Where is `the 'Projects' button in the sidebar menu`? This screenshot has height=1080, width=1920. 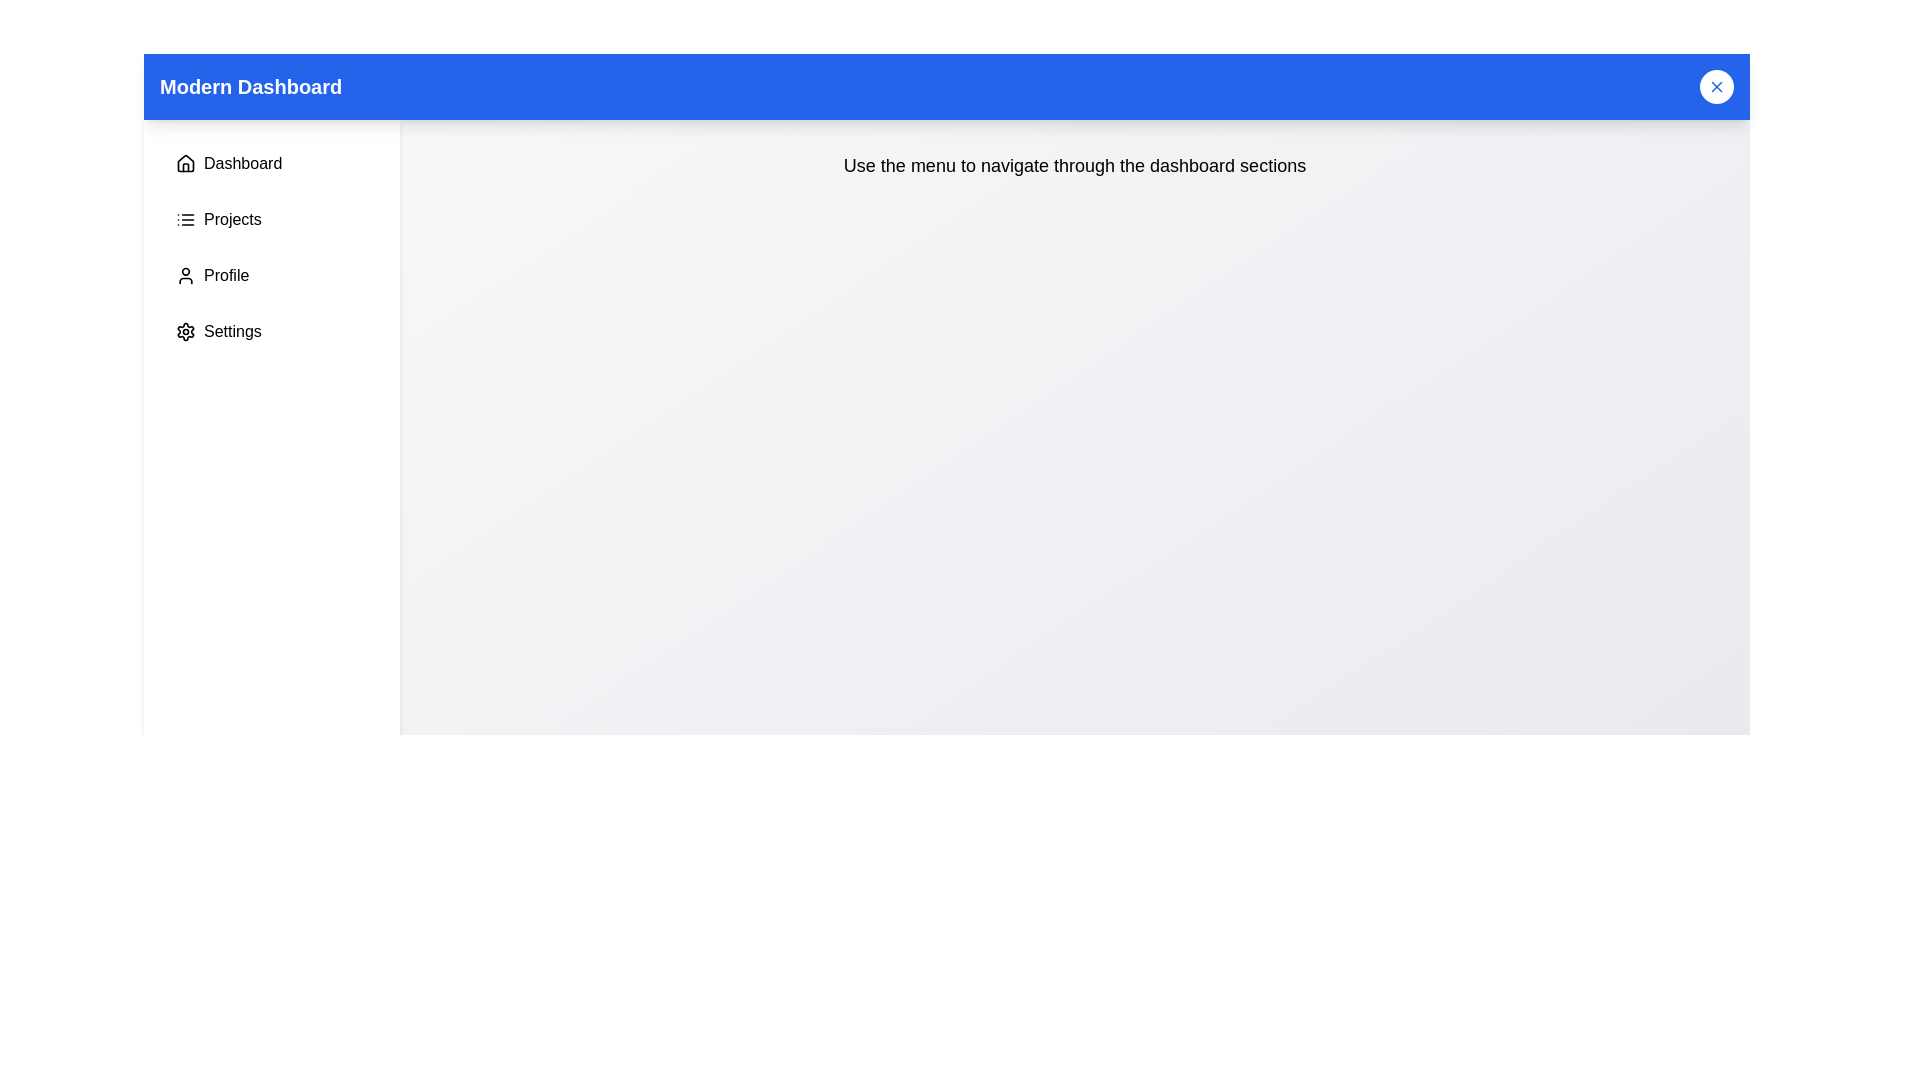 the 'Projects' button in the sidebar menu is located at coordinates (271, 219).